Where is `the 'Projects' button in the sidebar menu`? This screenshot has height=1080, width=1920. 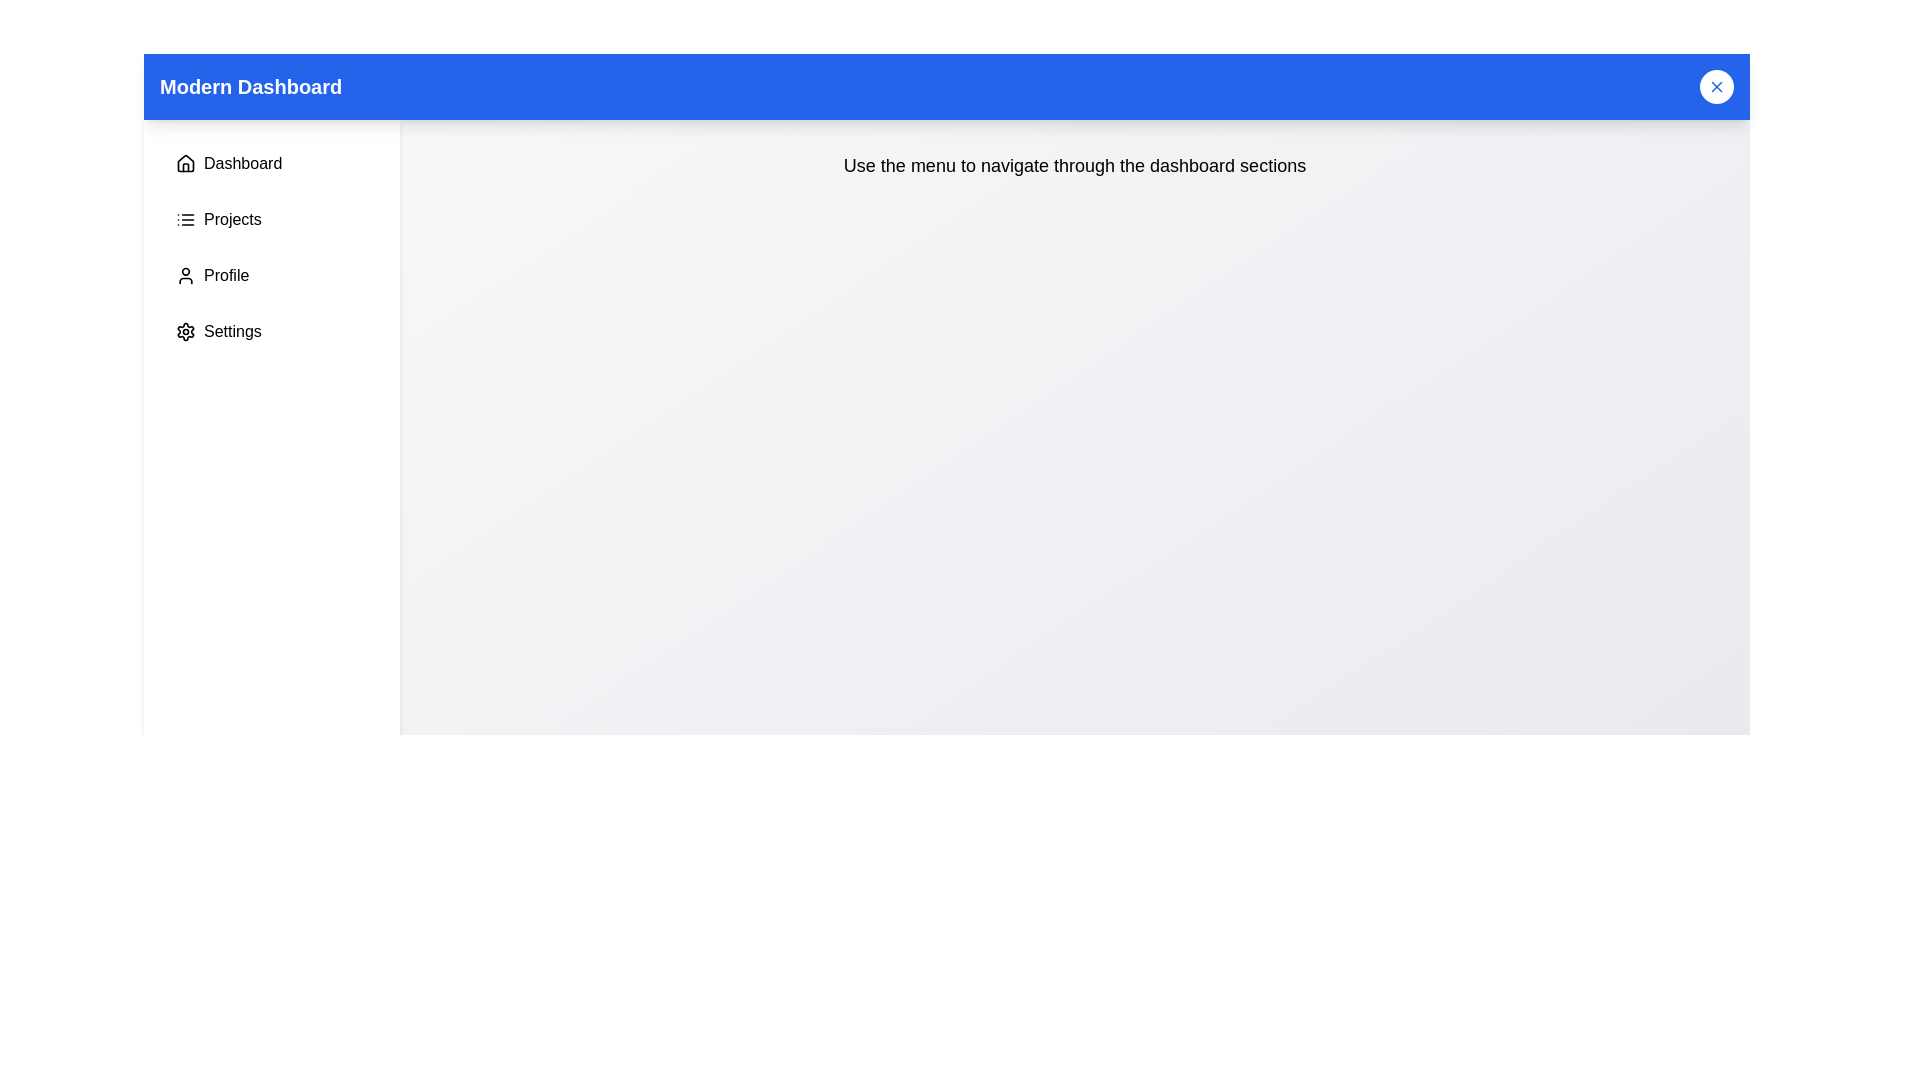 the 'Projects' button in the sidebar menu is located at coordinates (271, 219).